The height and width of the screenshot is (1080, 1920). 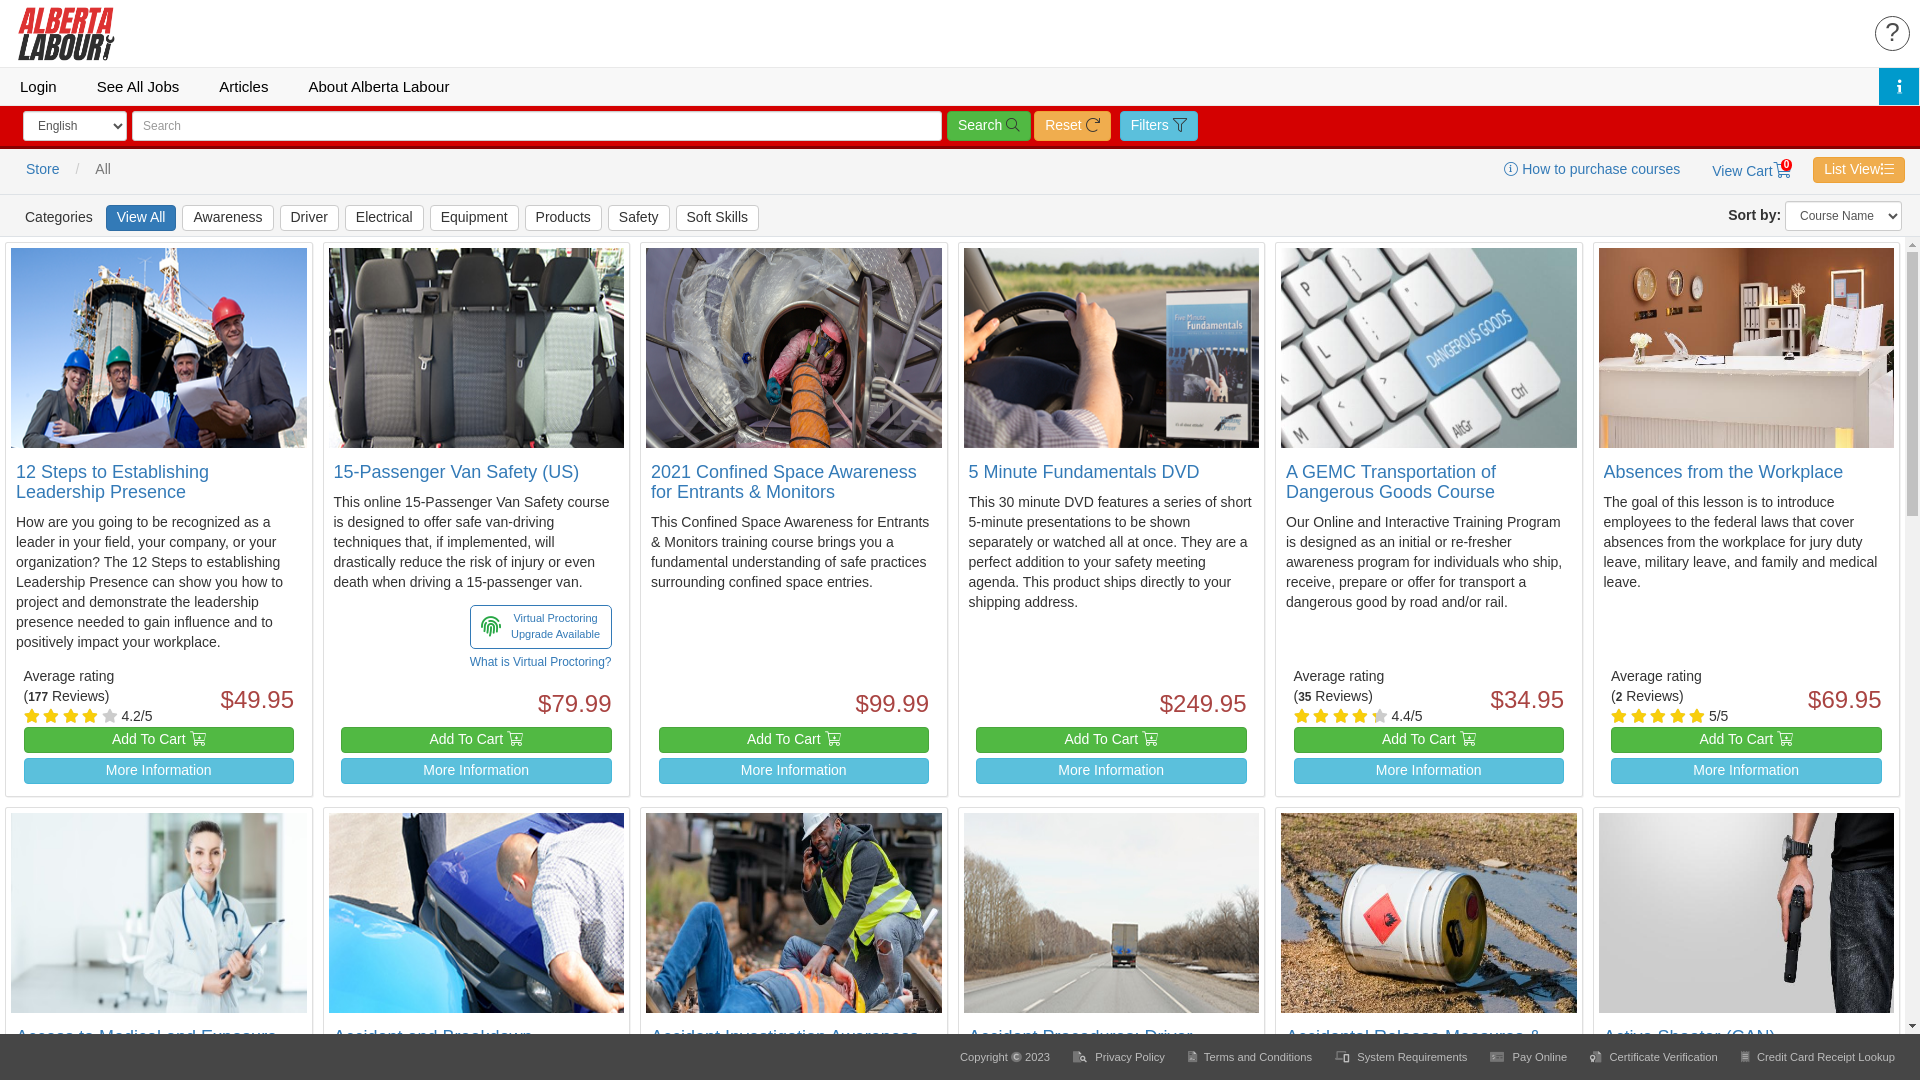 I want to click on 'See All Jobs', so click(x=137, y=85).